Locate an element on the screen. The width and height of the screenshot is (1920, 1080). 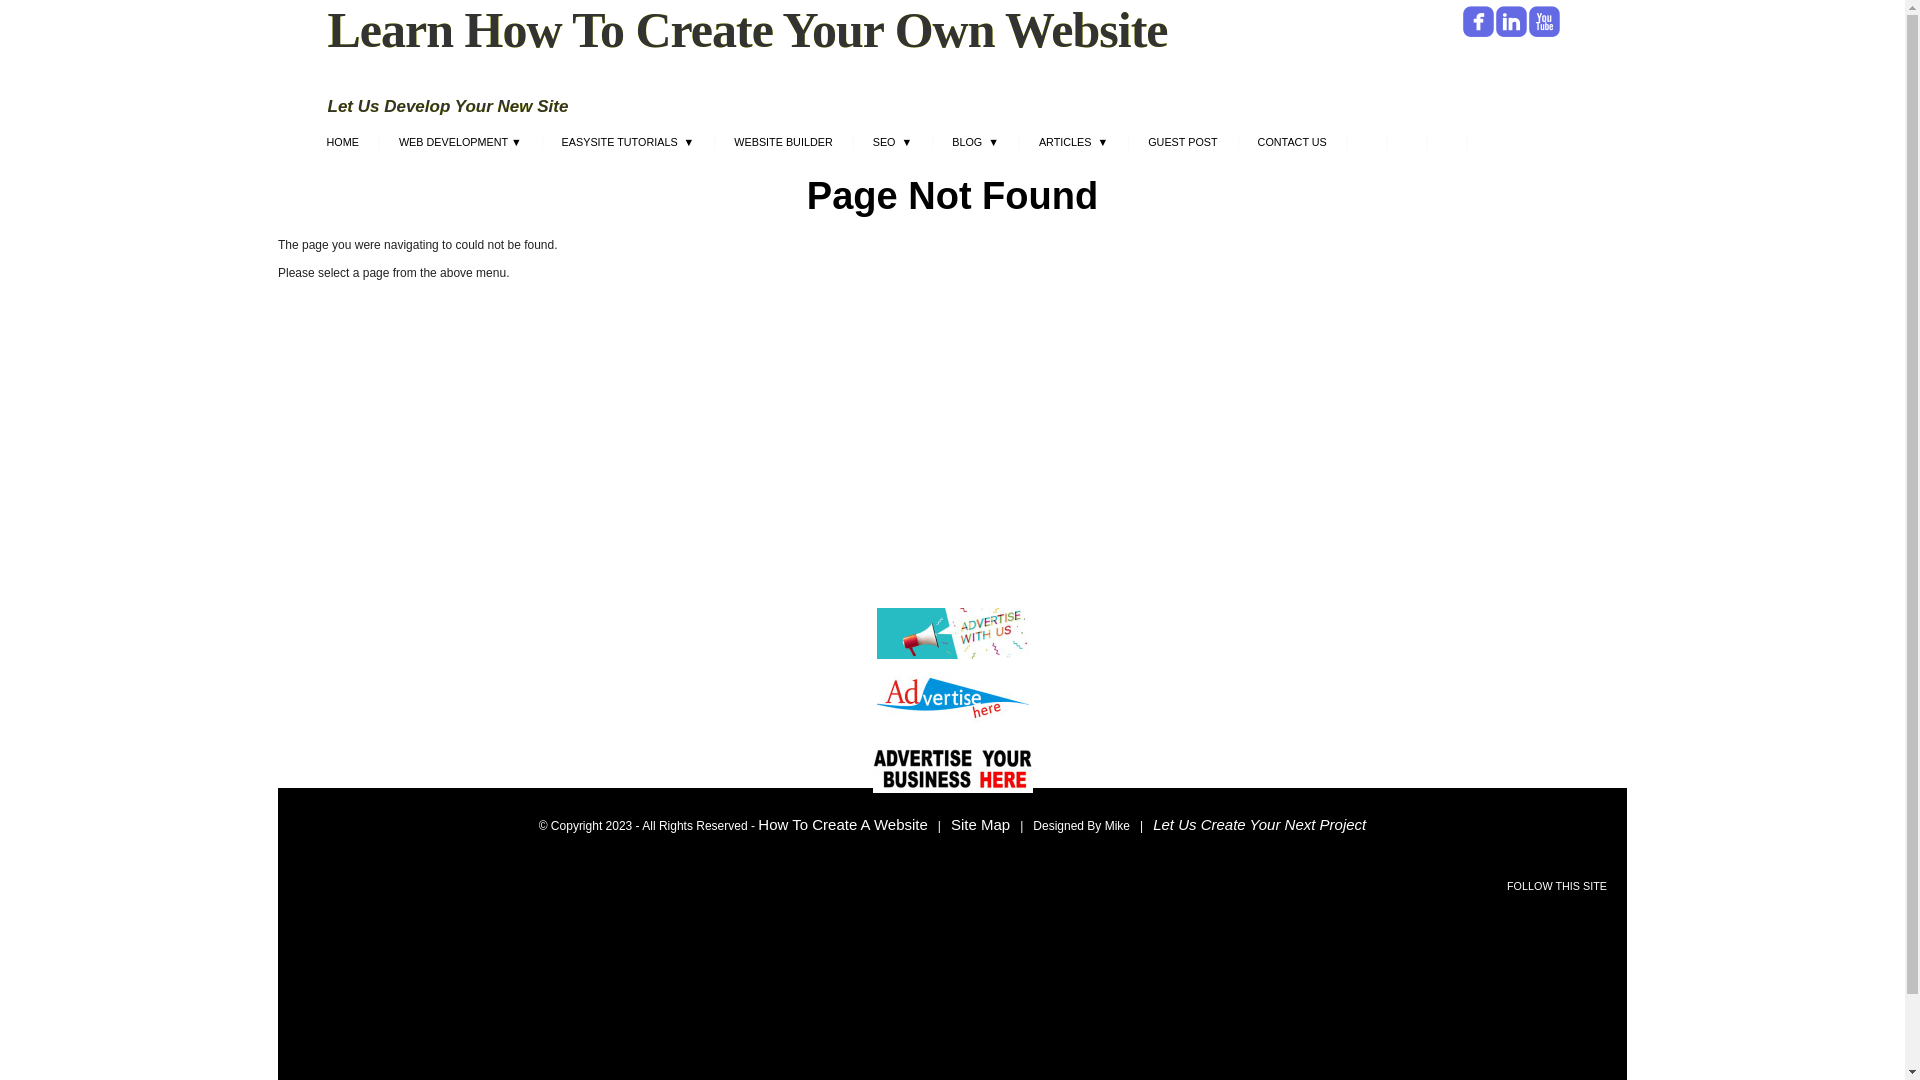
'LinkedIn' is located at coordinates (1496, 22).